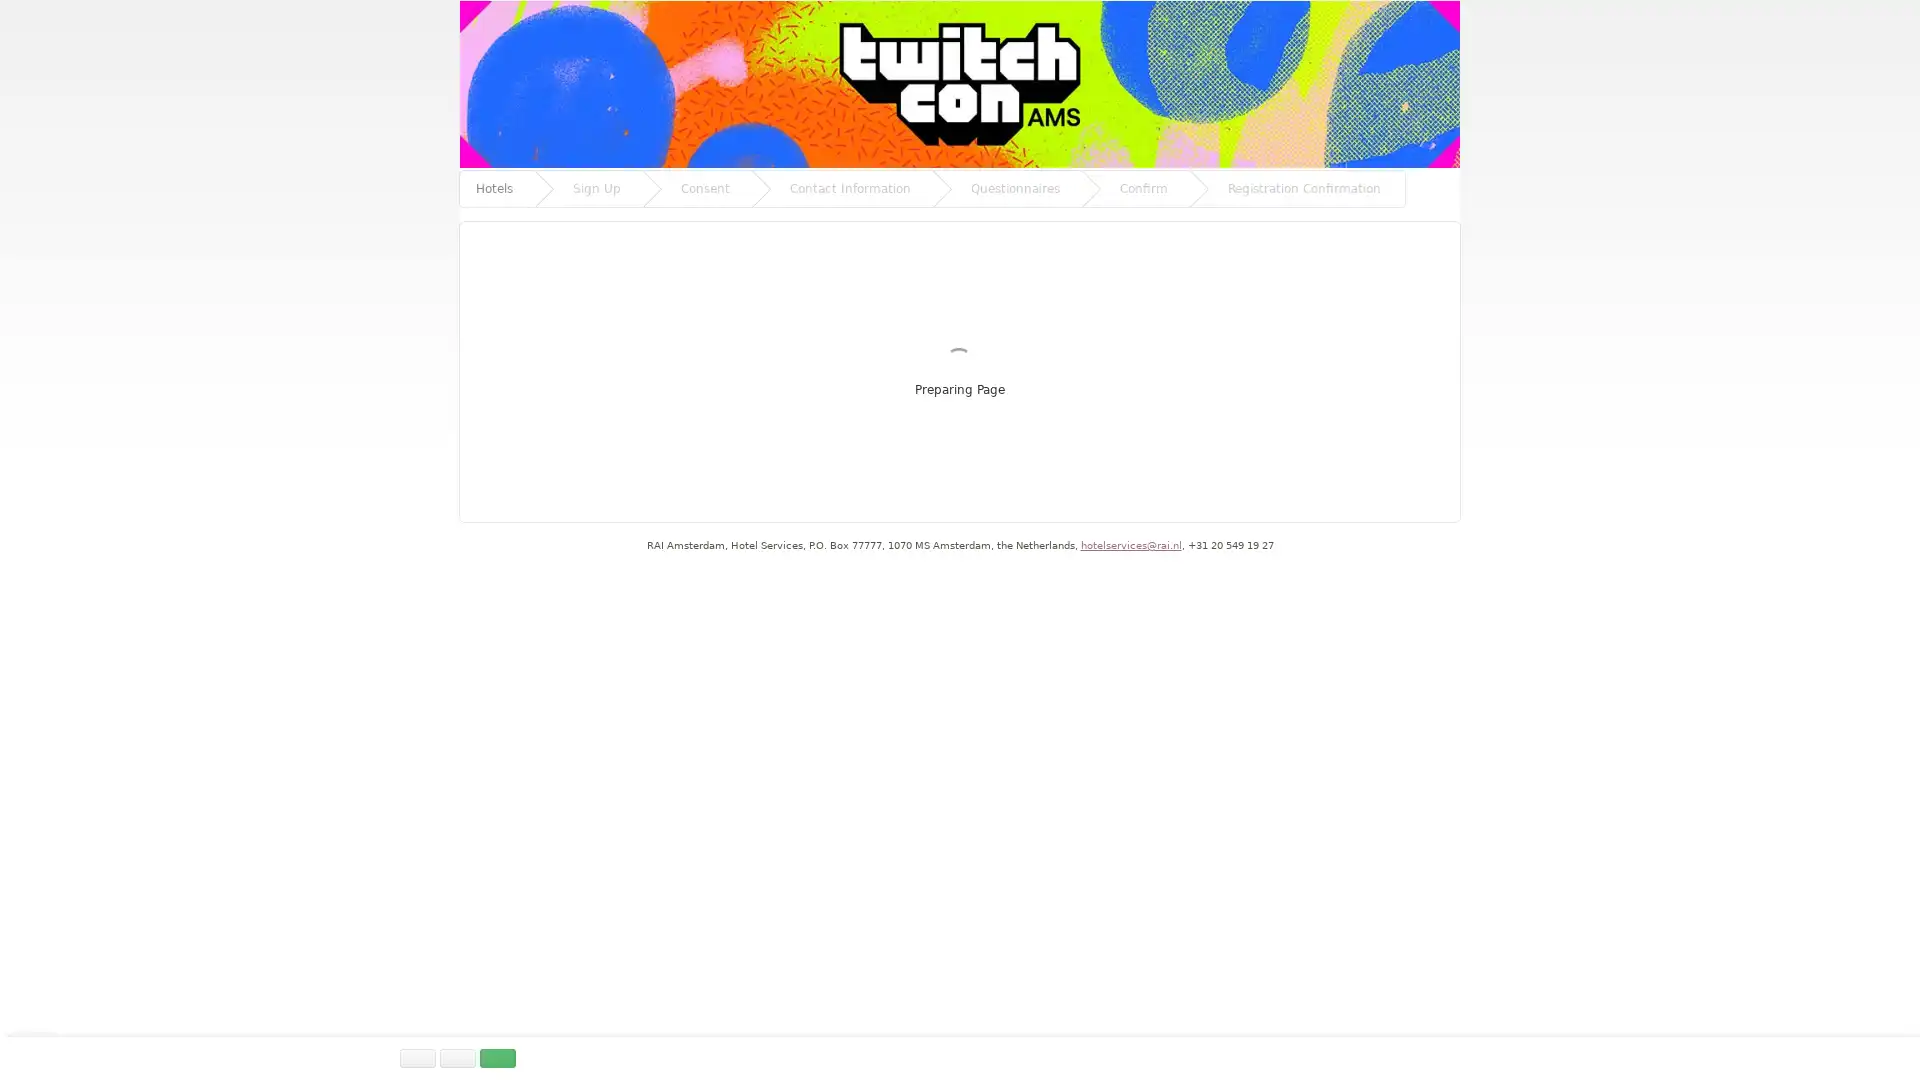 The height and width of the screenshot is (1080, 1920). What do you see at coordinates (1525, 1051) in the screenshot?
I see `ALLOW ALL` at bounding box center [1525, 1051].